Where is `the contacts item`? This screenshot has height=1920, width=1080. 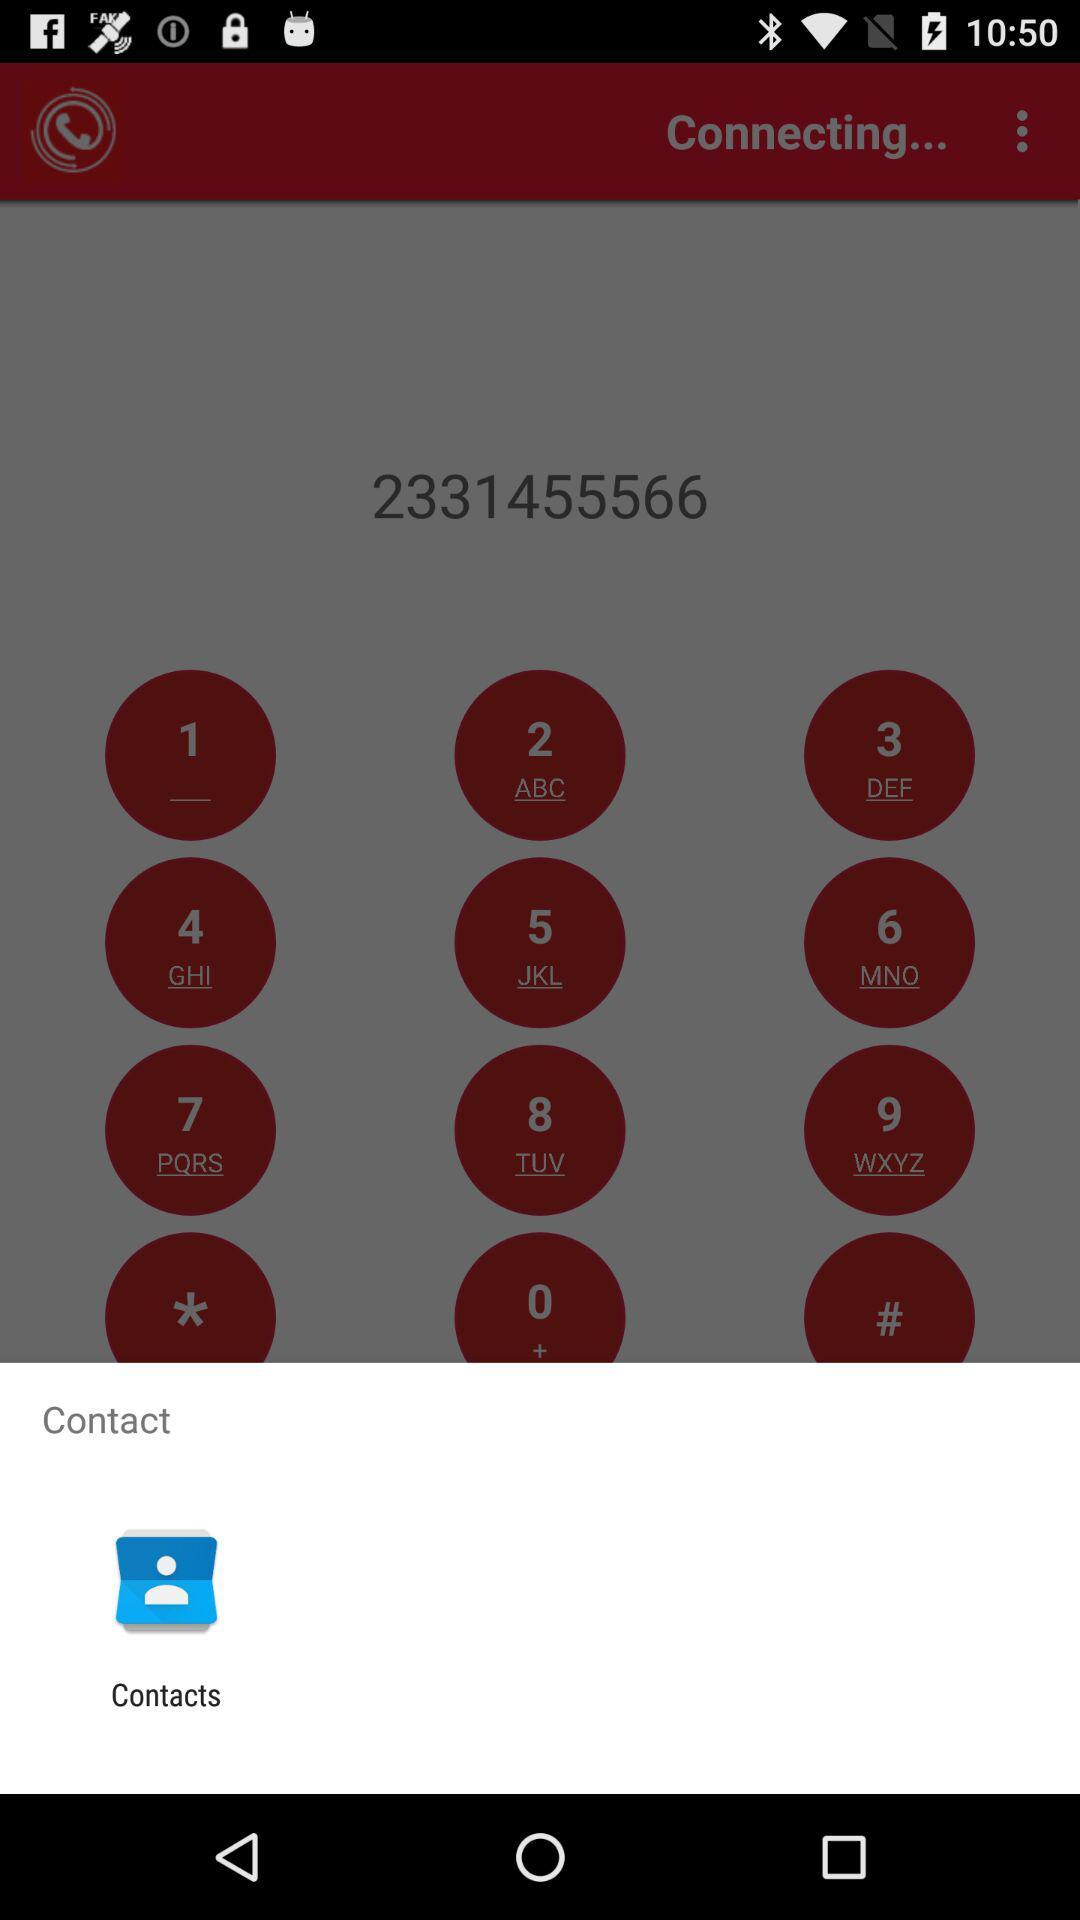
the contacts item is located at coordinates (165, 1711).